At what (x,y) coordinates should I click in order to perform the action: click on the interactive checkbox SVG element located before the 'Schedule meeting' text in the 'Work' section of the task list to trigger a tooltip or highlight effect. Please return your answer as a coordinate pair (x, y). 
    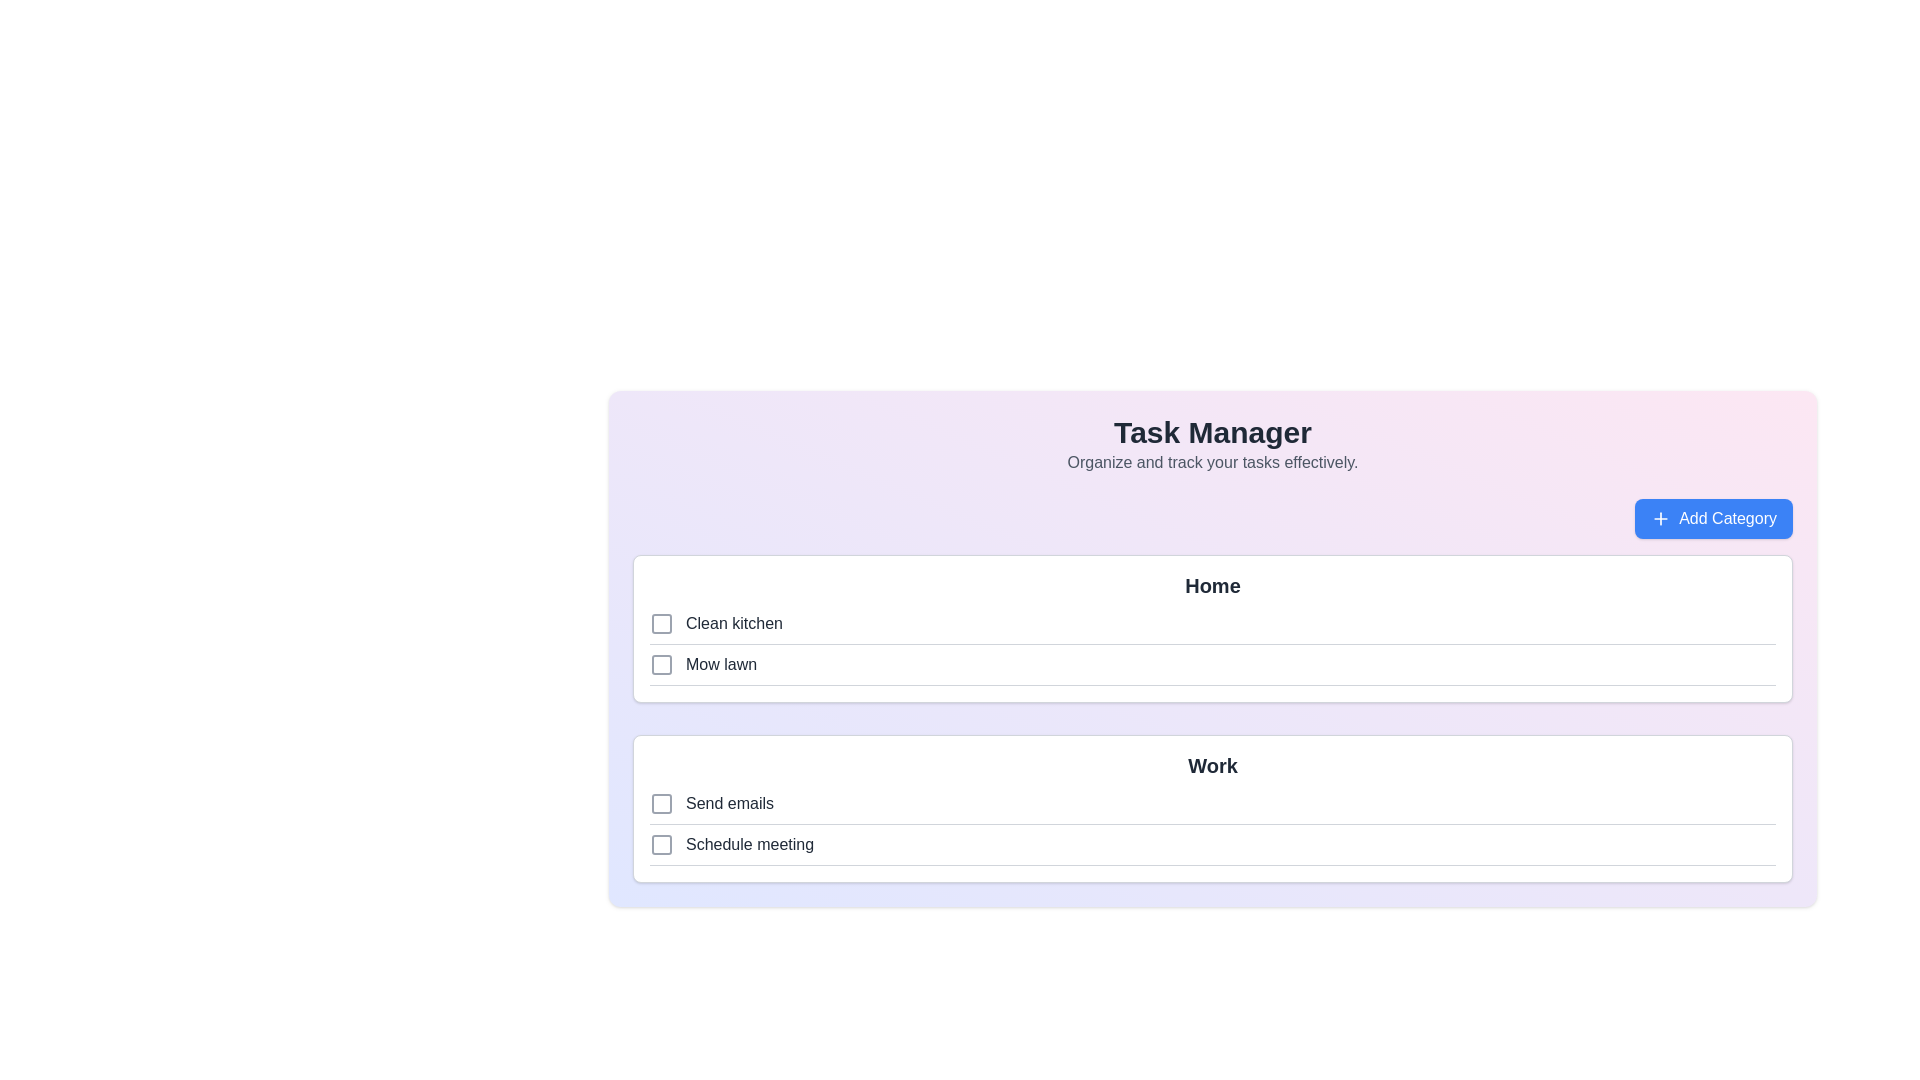
    Looking at the image, I should click on (662, 844).